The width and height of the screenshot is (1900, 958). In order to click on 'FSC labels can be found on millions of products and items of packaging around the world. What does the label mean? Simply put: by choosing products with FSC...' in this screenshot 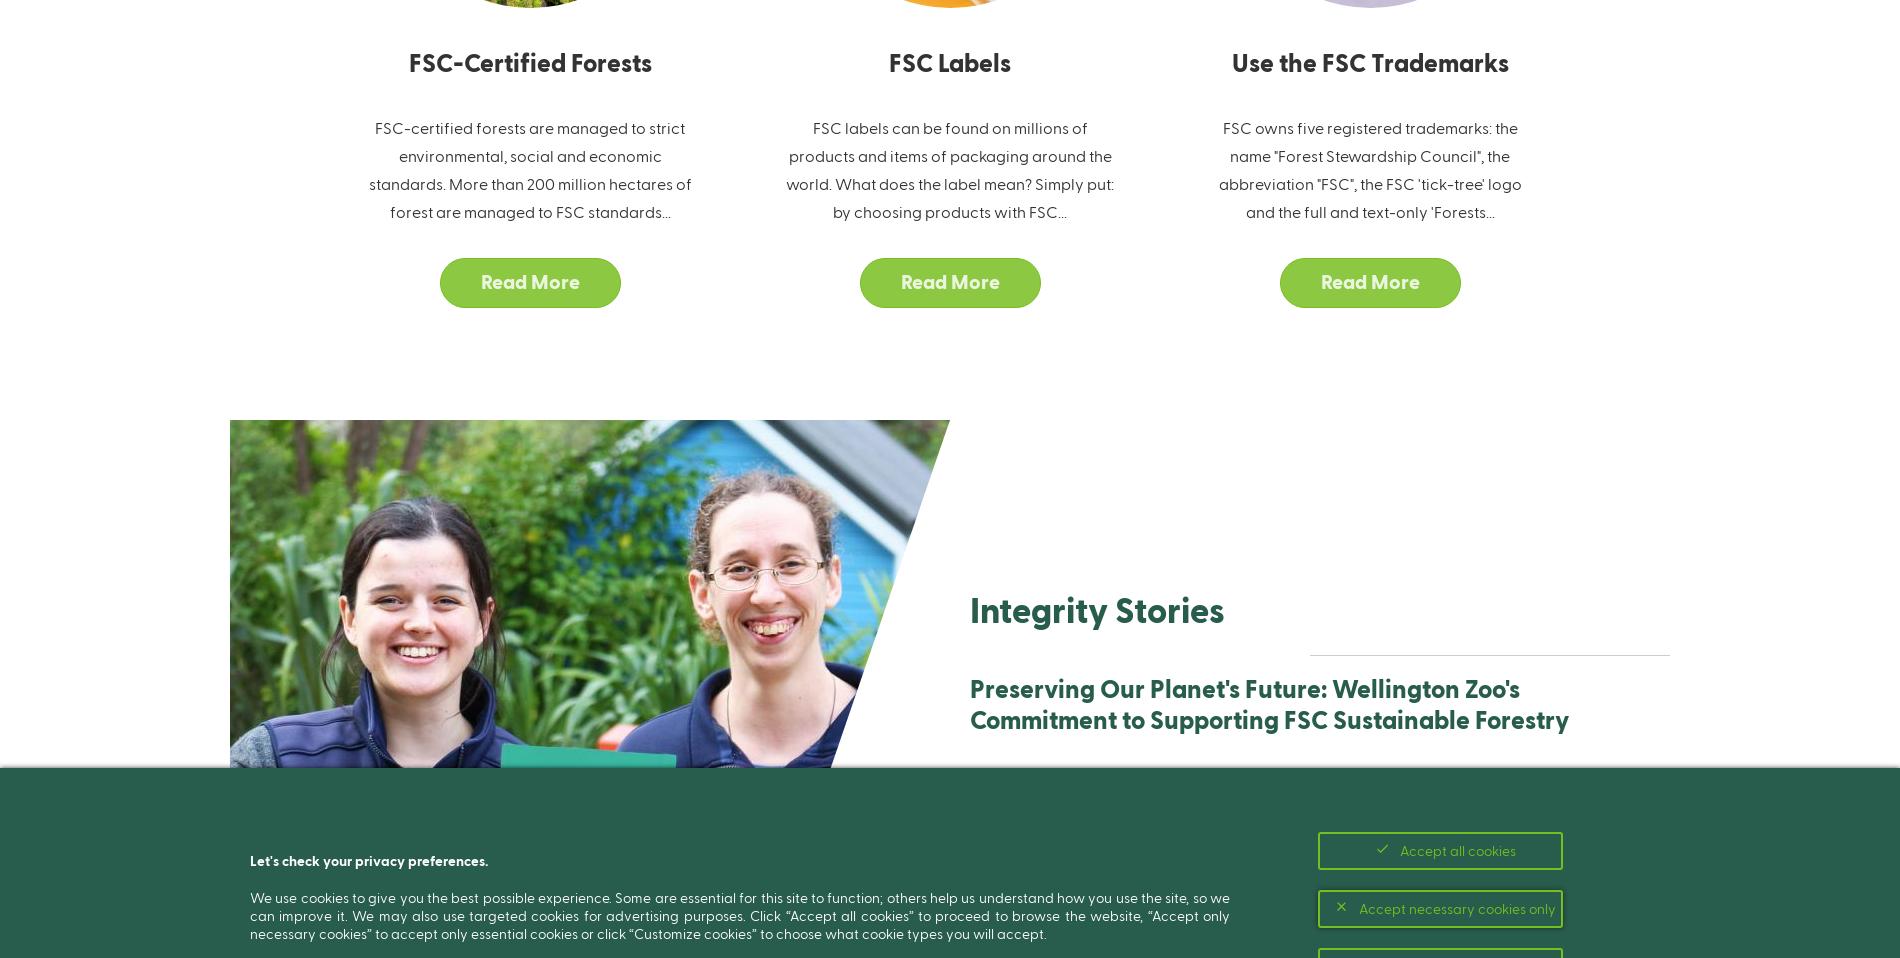, I will do `click(950, 169)`.